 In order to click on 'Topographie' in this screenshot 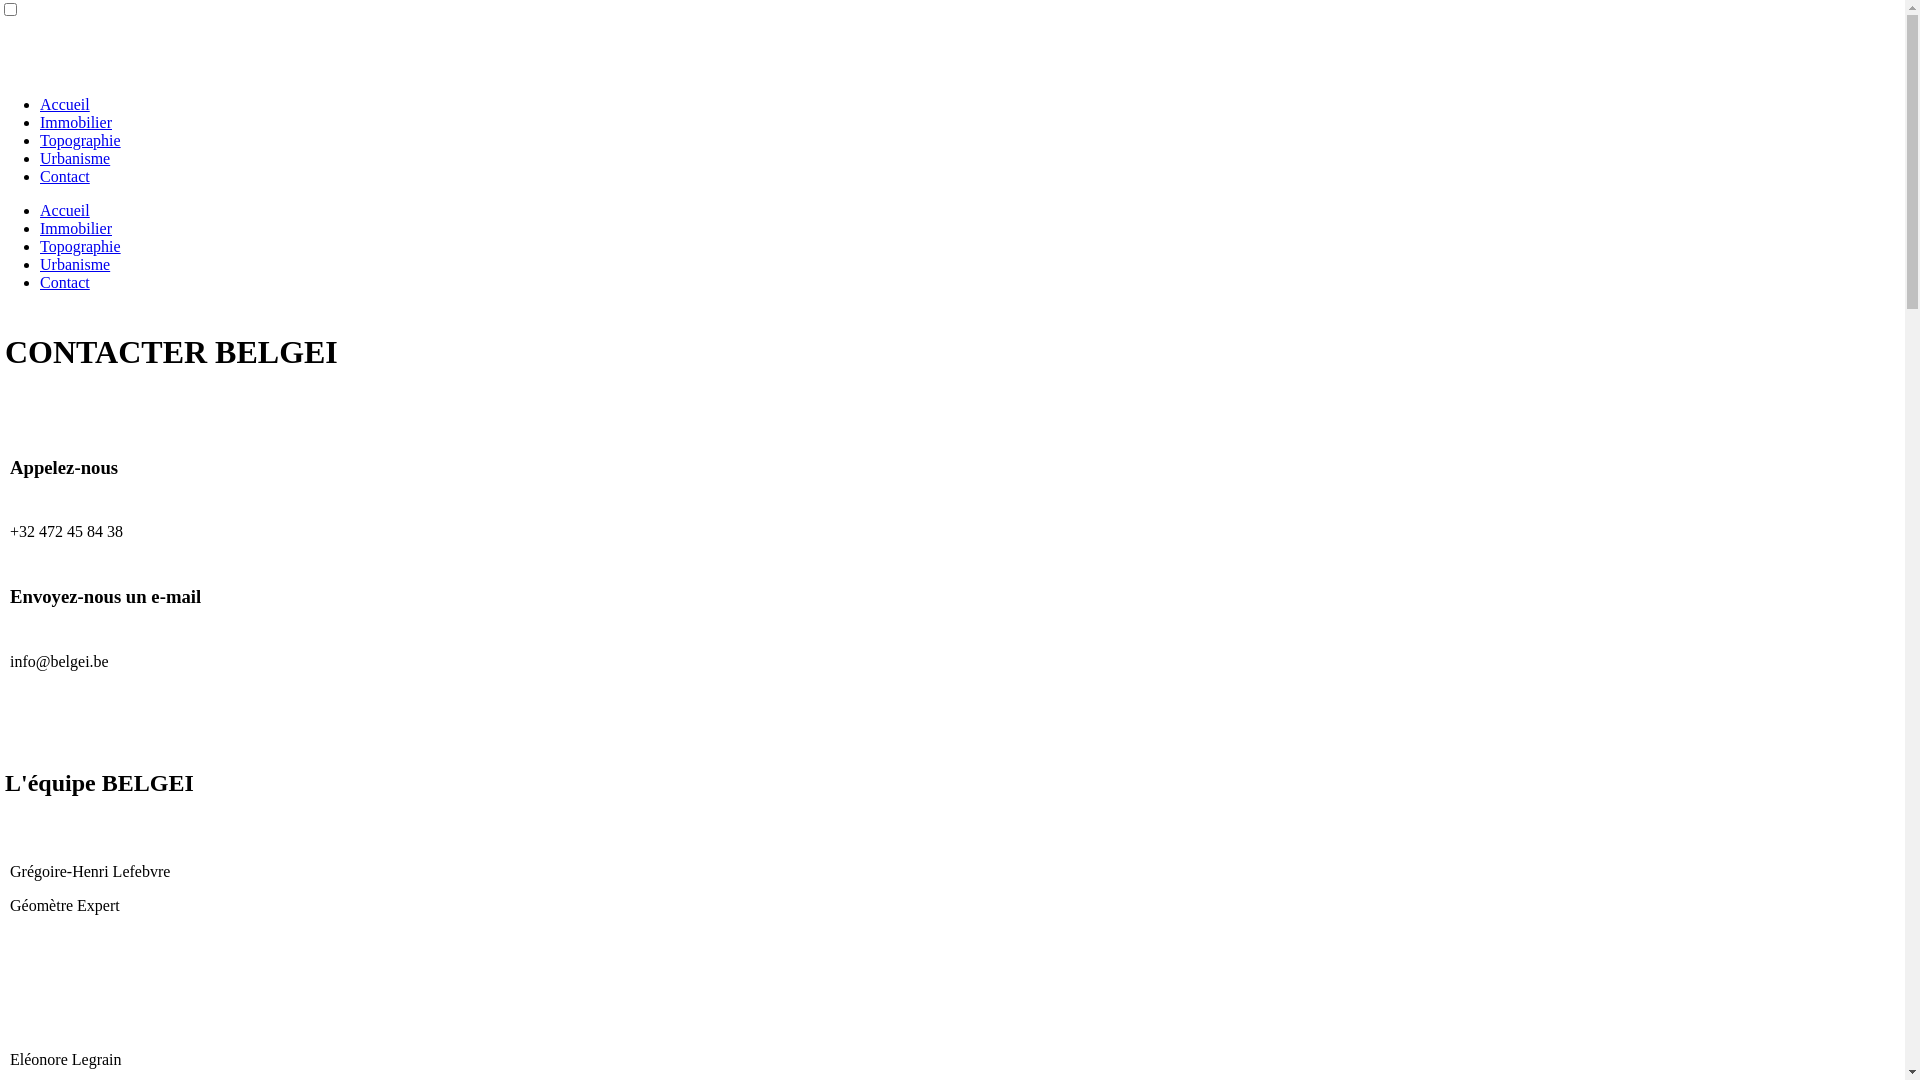, I will do `click(80, 245)`.